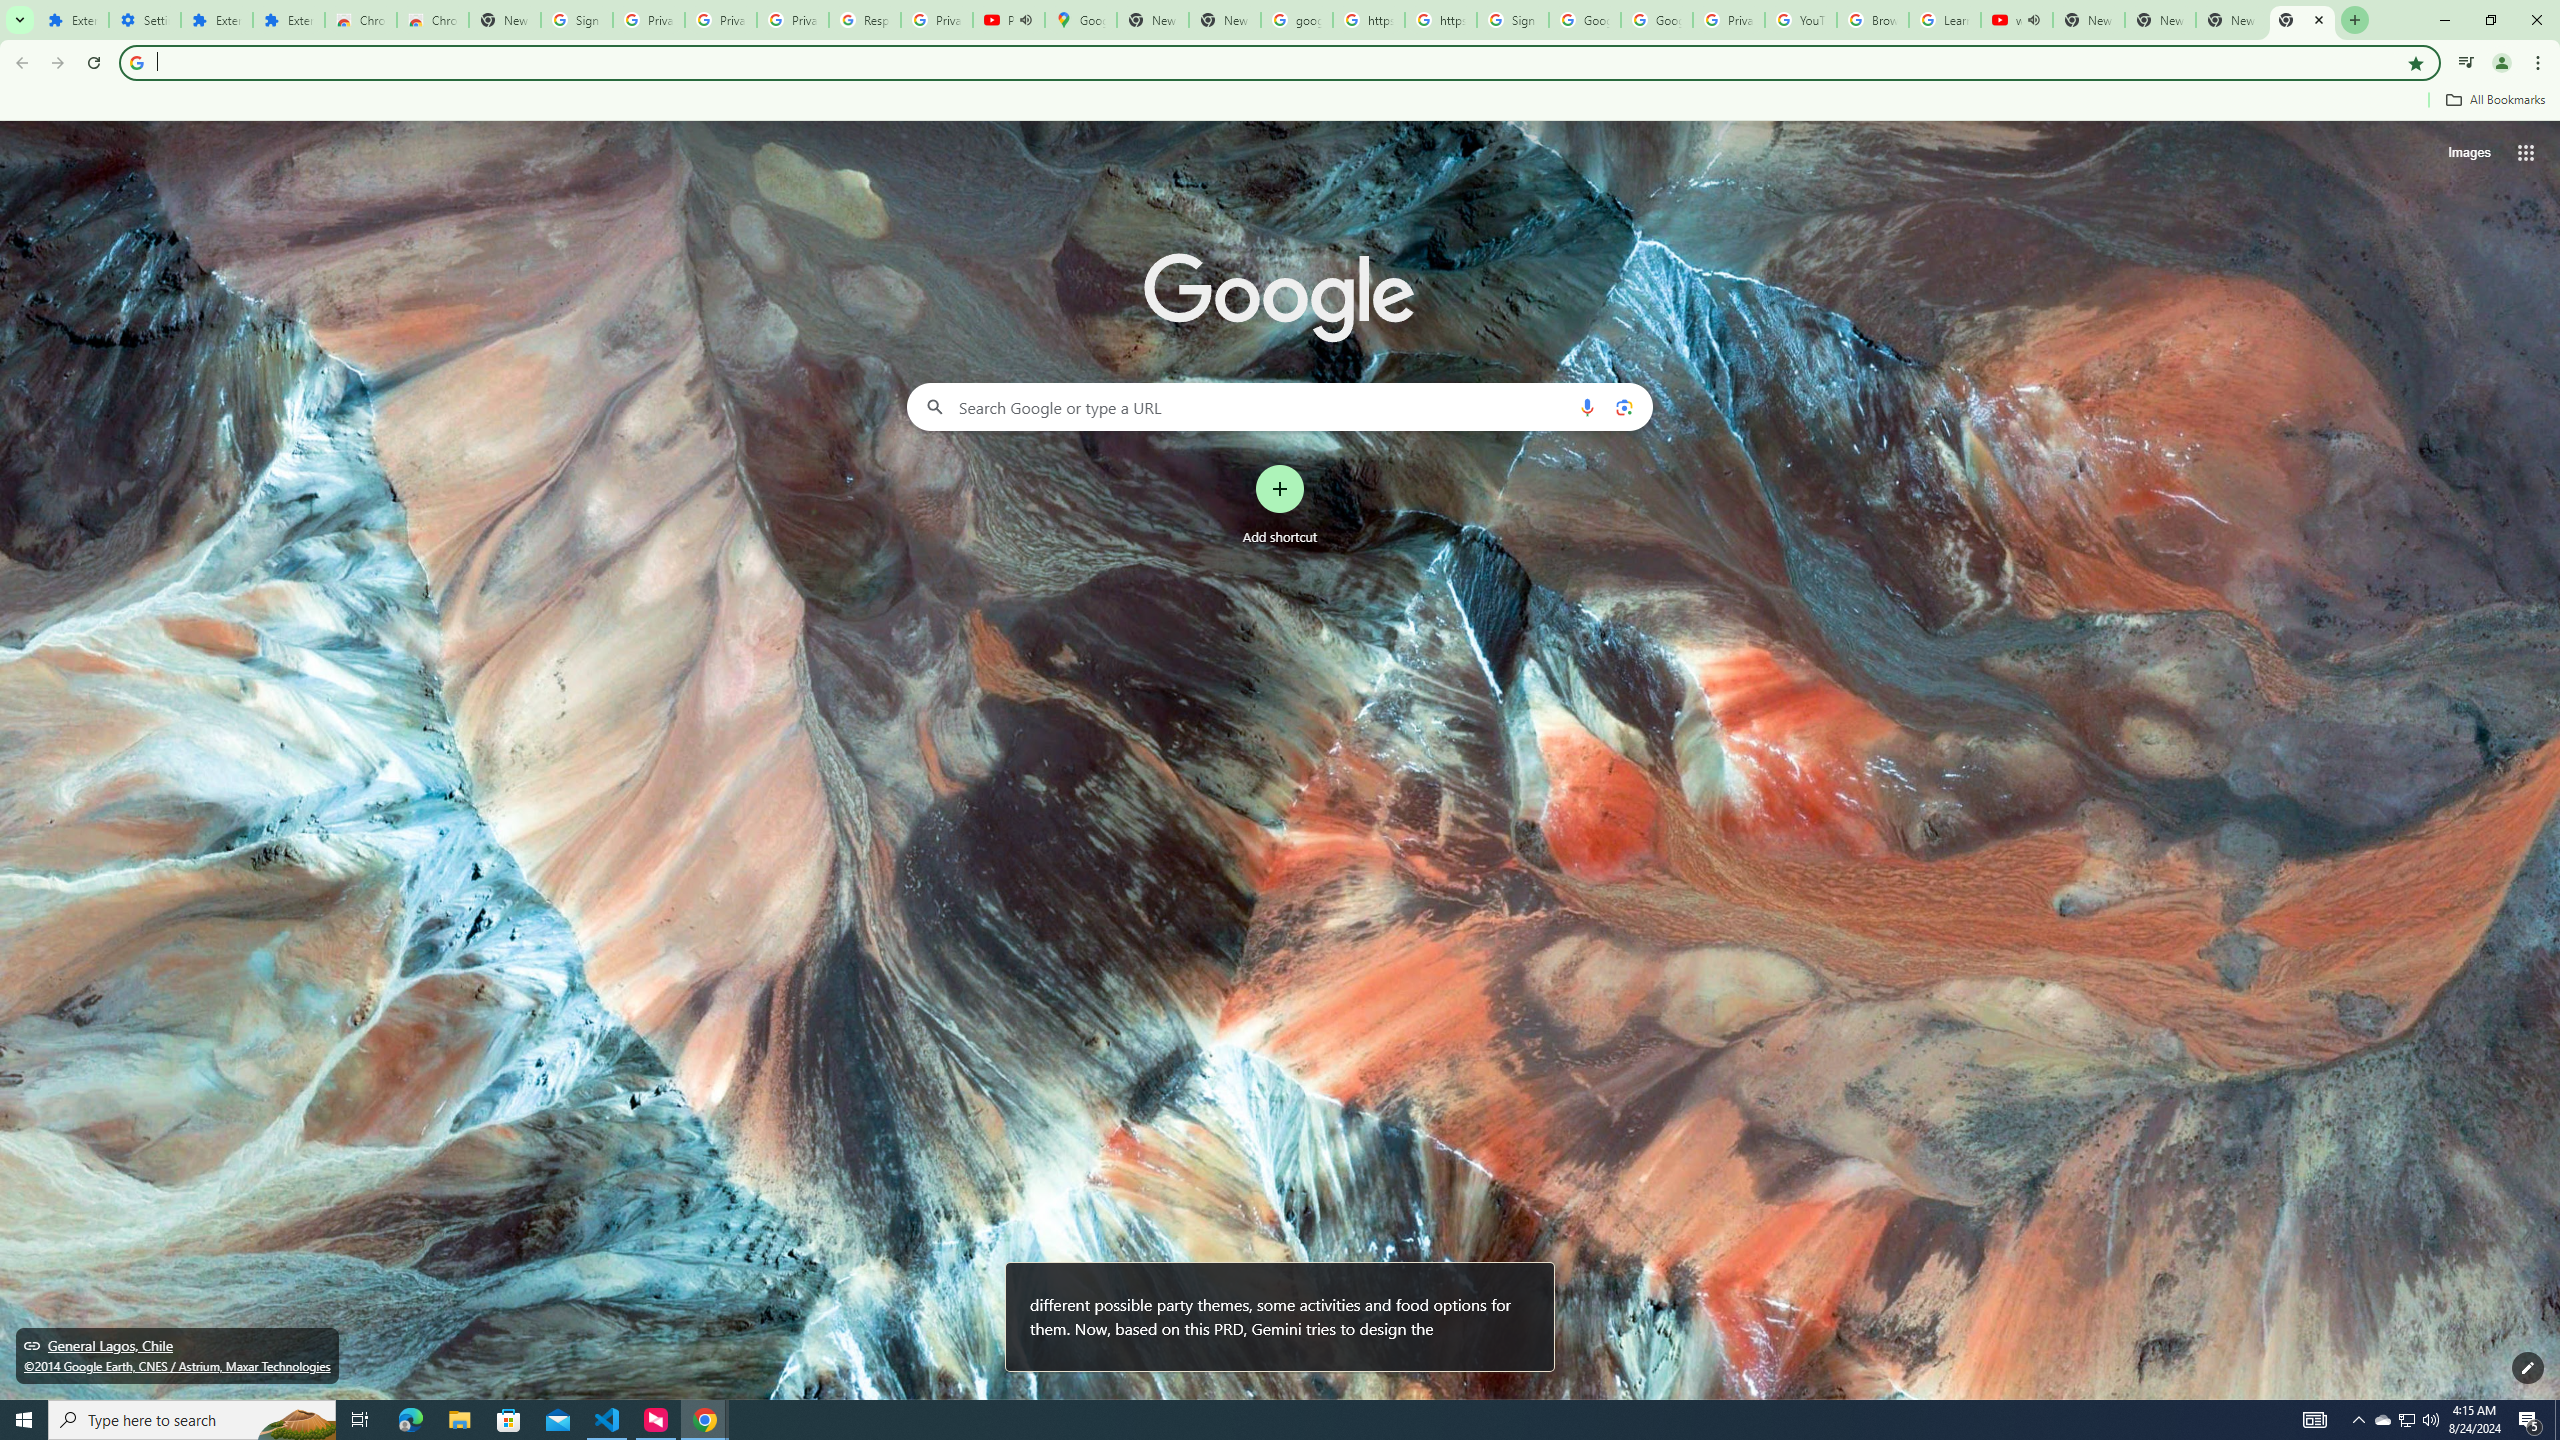  Describe the element at coordinates (576, 19) in the screenshot. I see `'Sign in - Google Accounts'` at that location.